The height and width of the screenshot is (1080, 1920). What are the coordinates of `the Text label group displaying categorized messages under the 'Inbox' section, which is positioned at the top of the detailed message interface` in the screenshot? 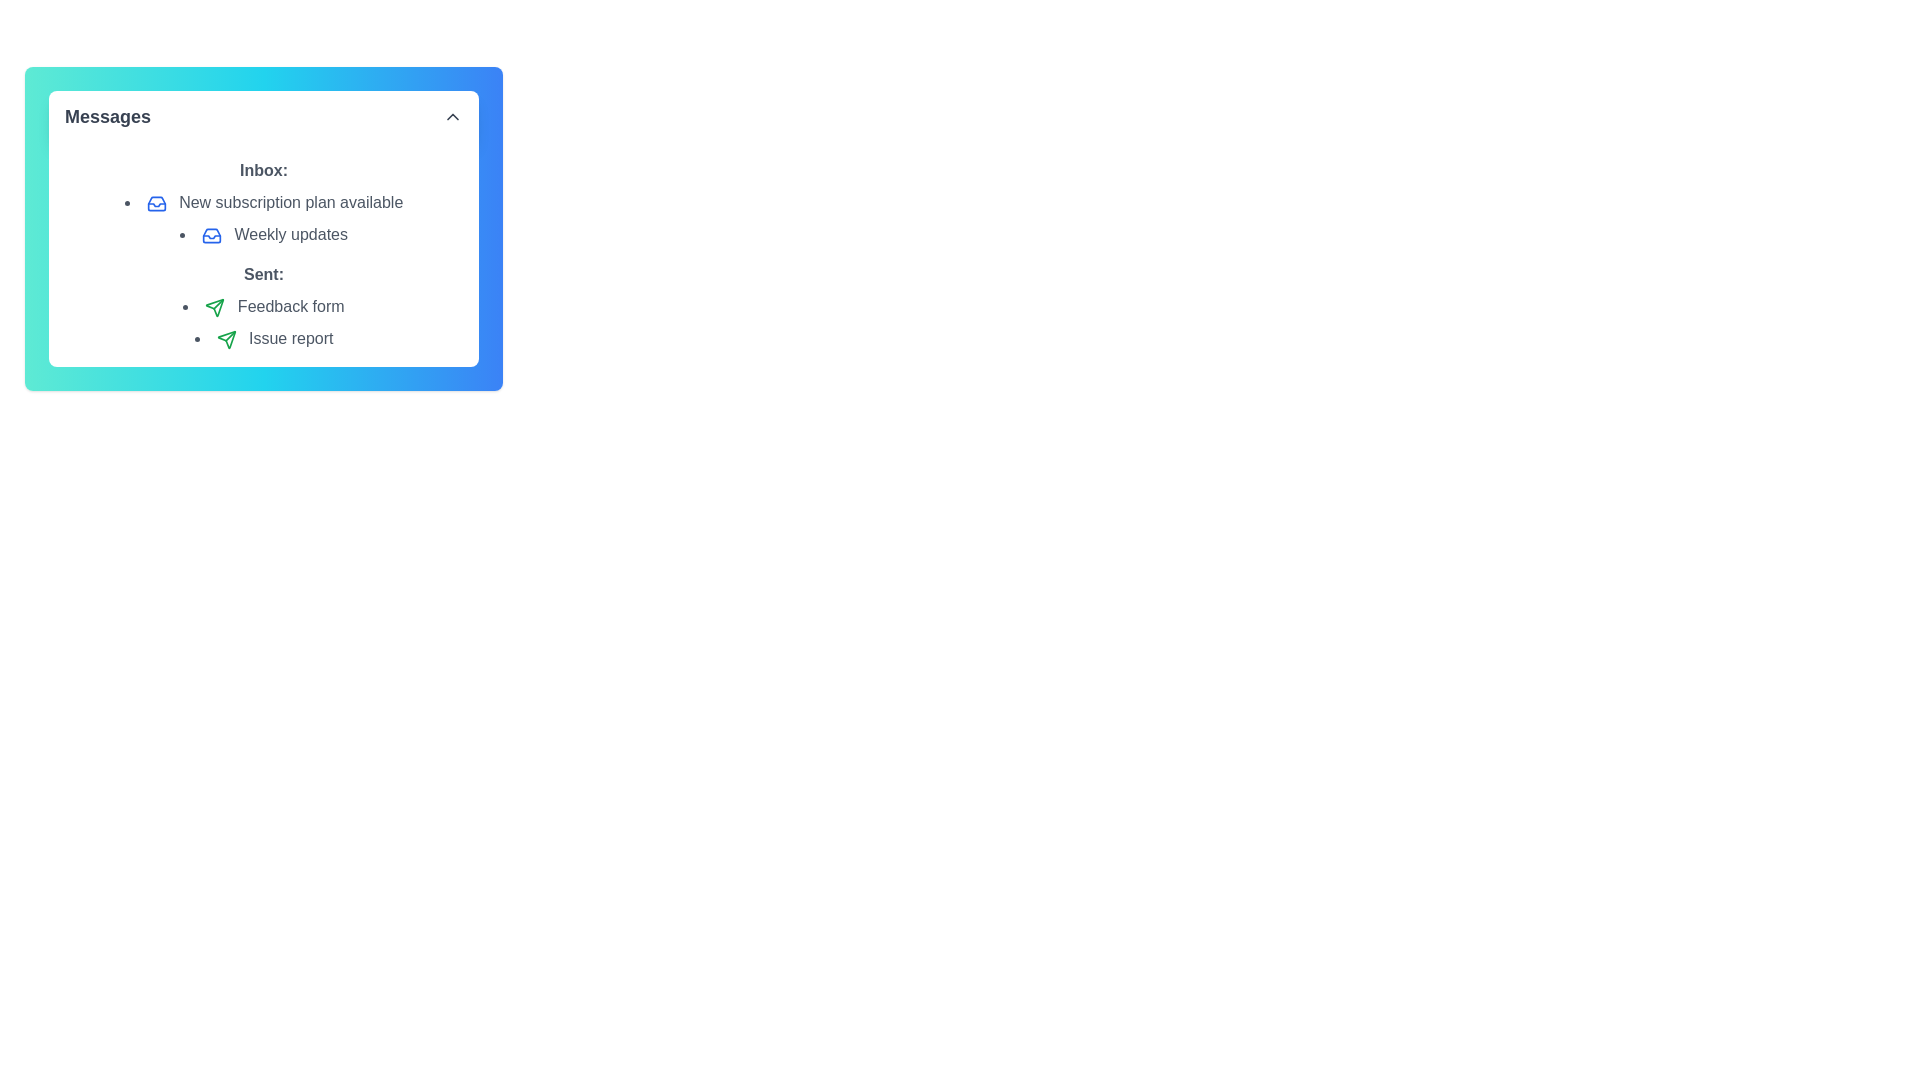 It's located at (263, 203).